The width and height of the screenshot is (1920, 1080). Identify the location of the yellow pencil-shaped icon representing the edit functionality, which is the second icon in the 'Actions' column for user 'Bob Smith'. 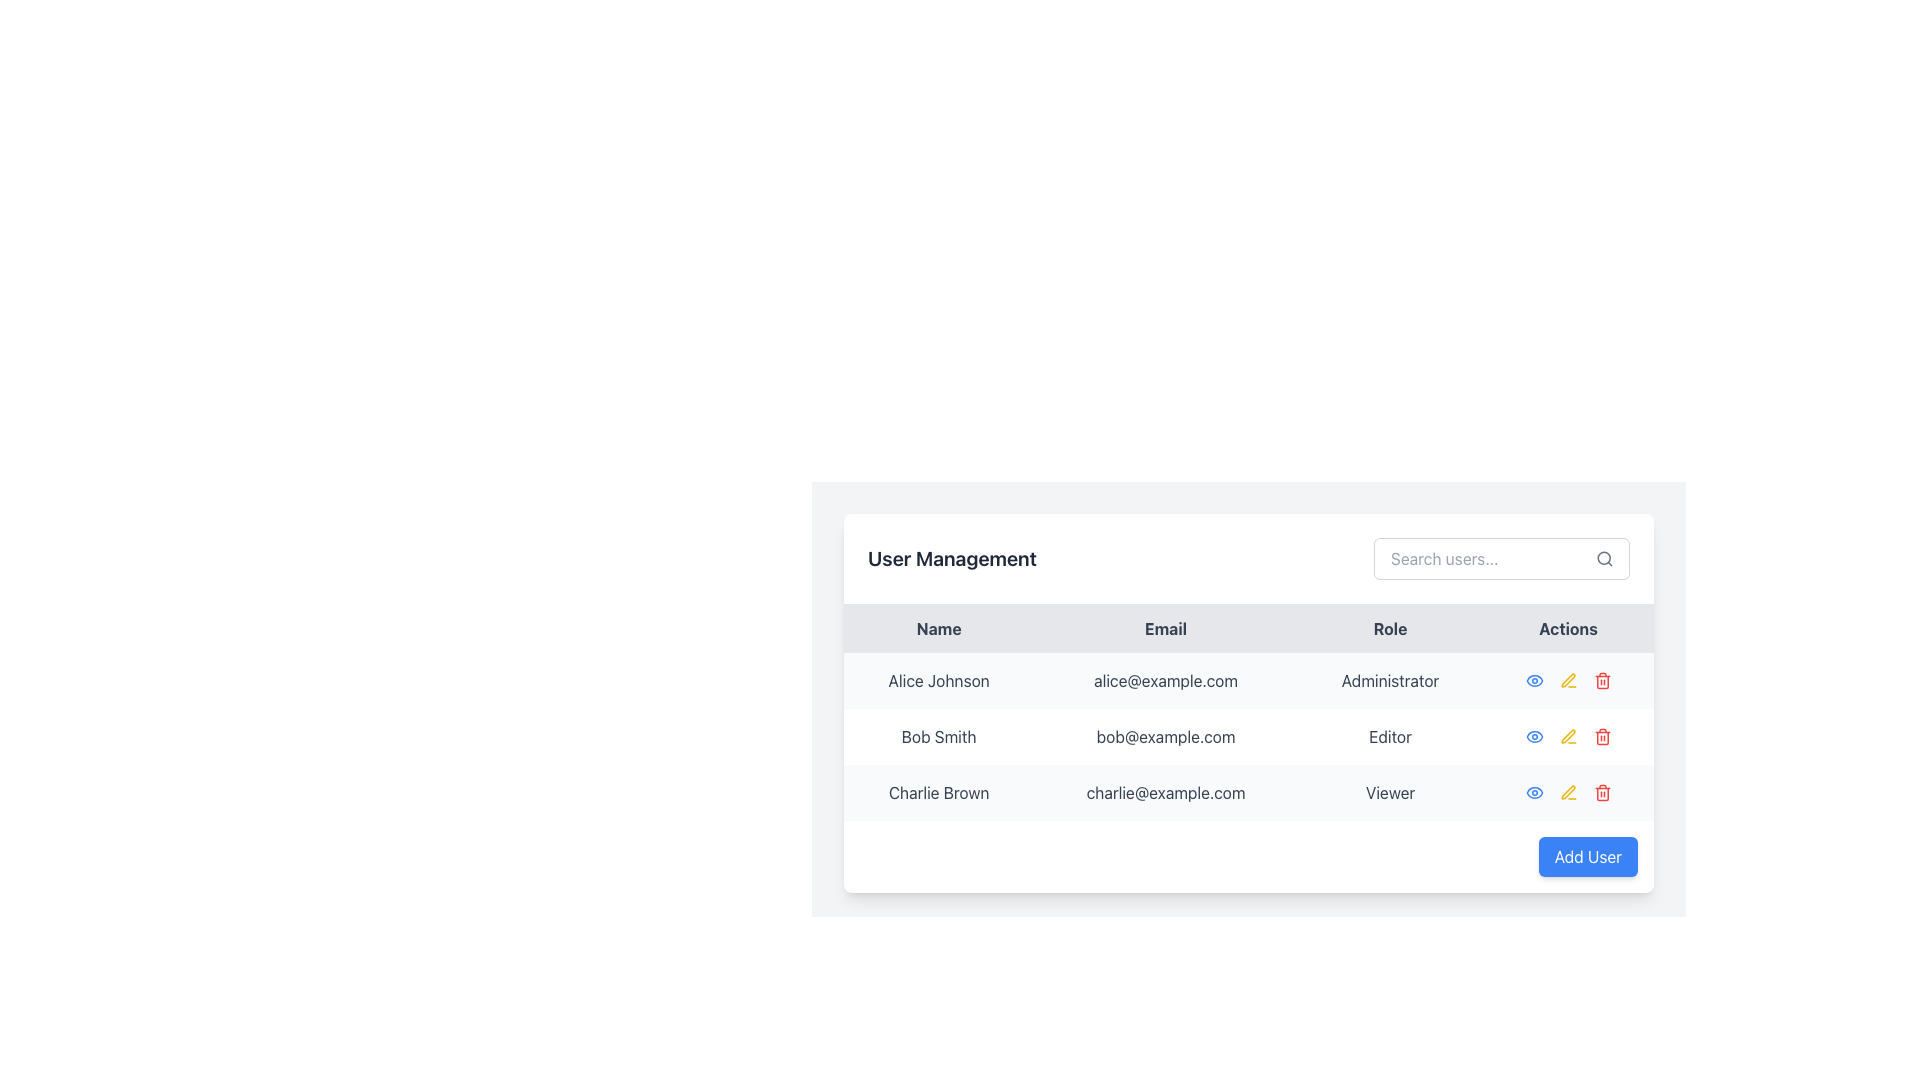
(1567, 736).